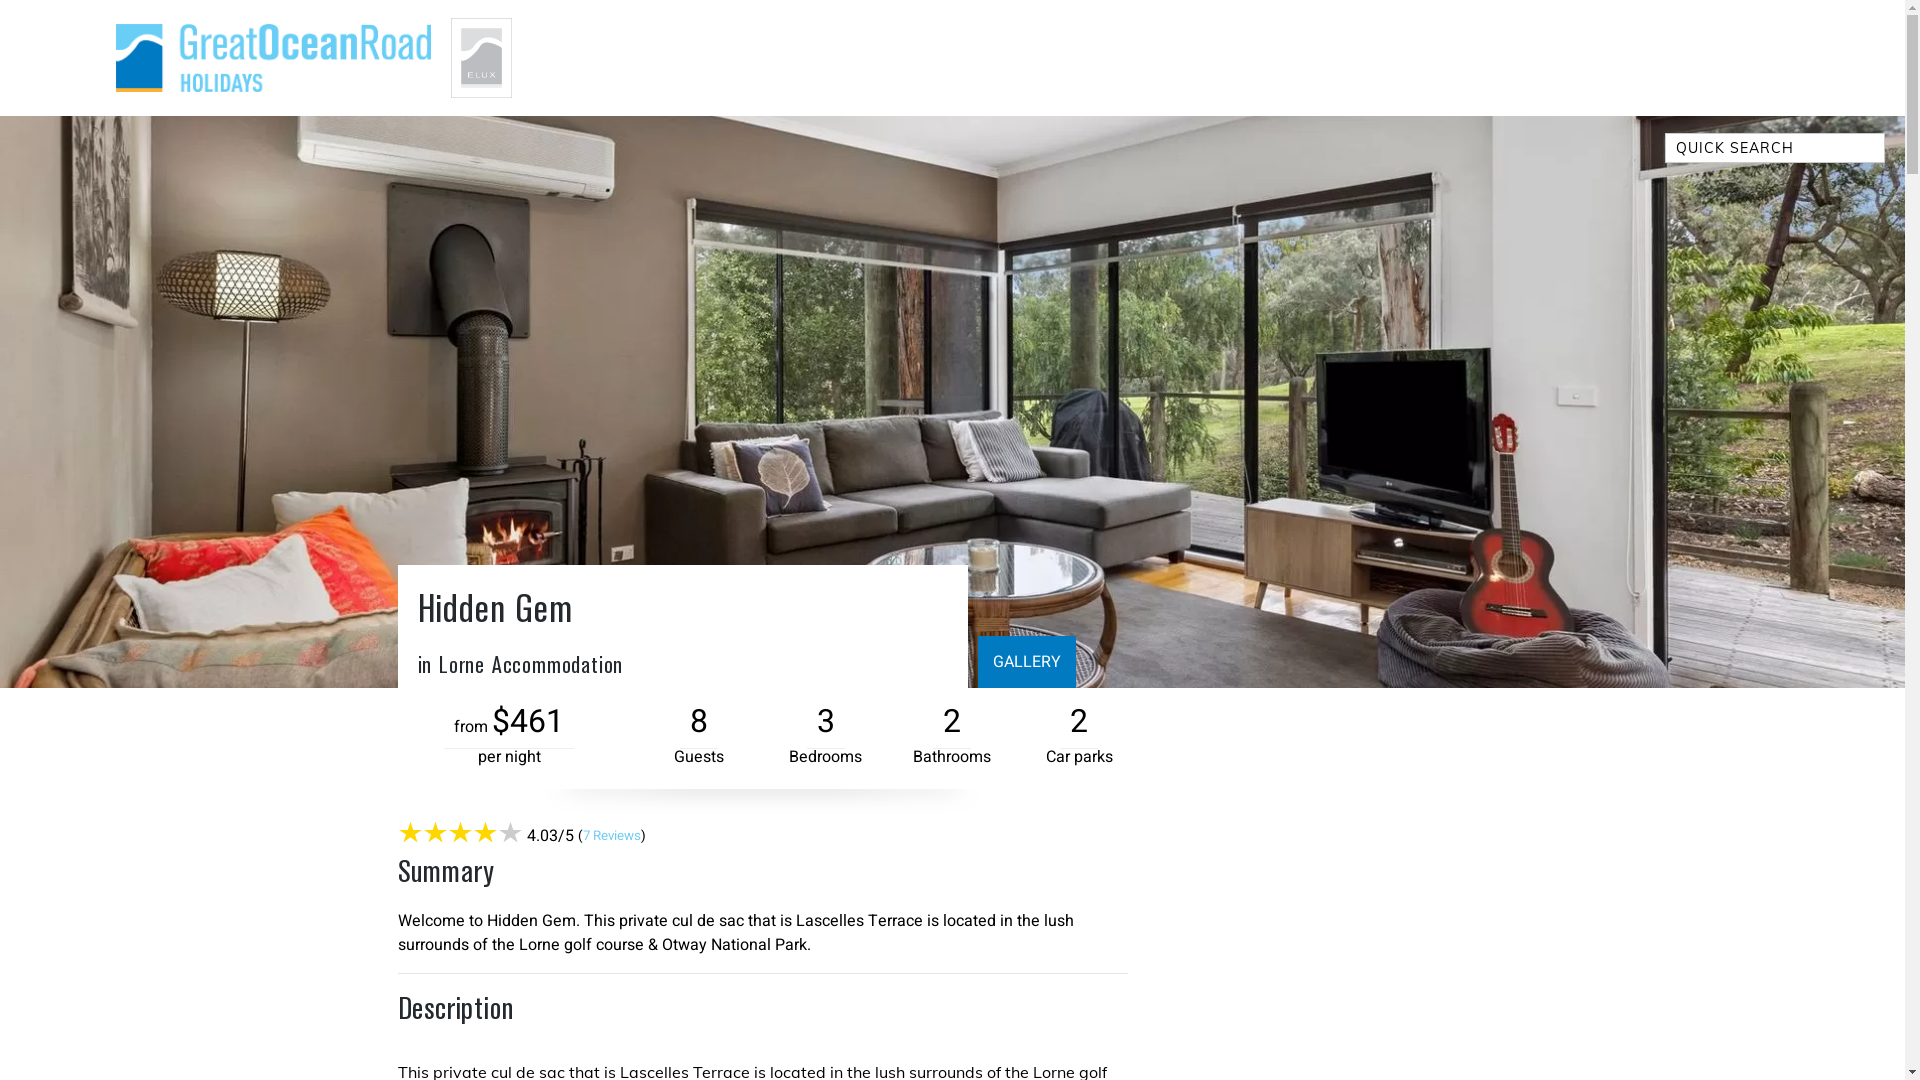 This screenshot has width=1920, height=1080. I want to click on '7 Reviews', so click(609, 836).